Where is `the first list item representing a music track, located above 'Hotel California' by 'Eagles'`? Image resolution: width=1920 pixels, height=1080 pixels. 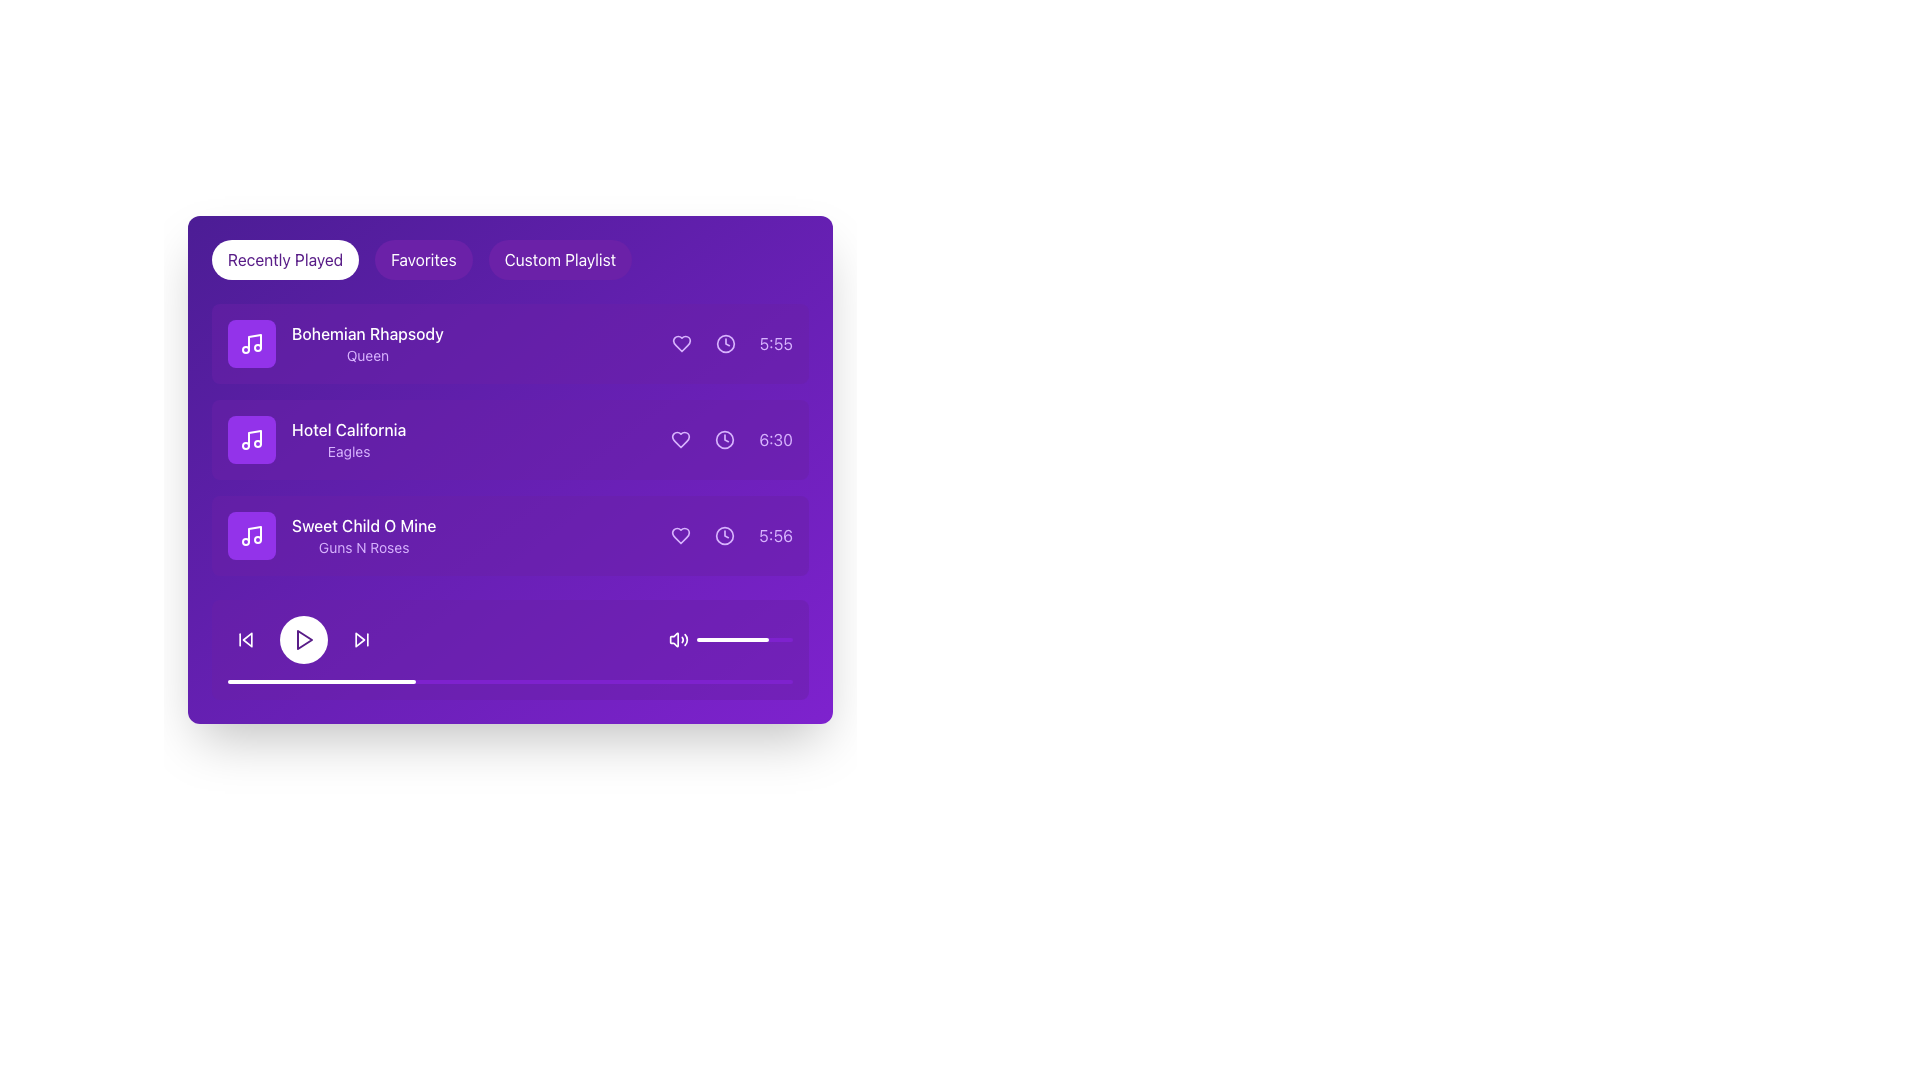 the first list item representing a music track, located above 'Hotel California' by 'Eagles' is located at coordinates (336, 342).